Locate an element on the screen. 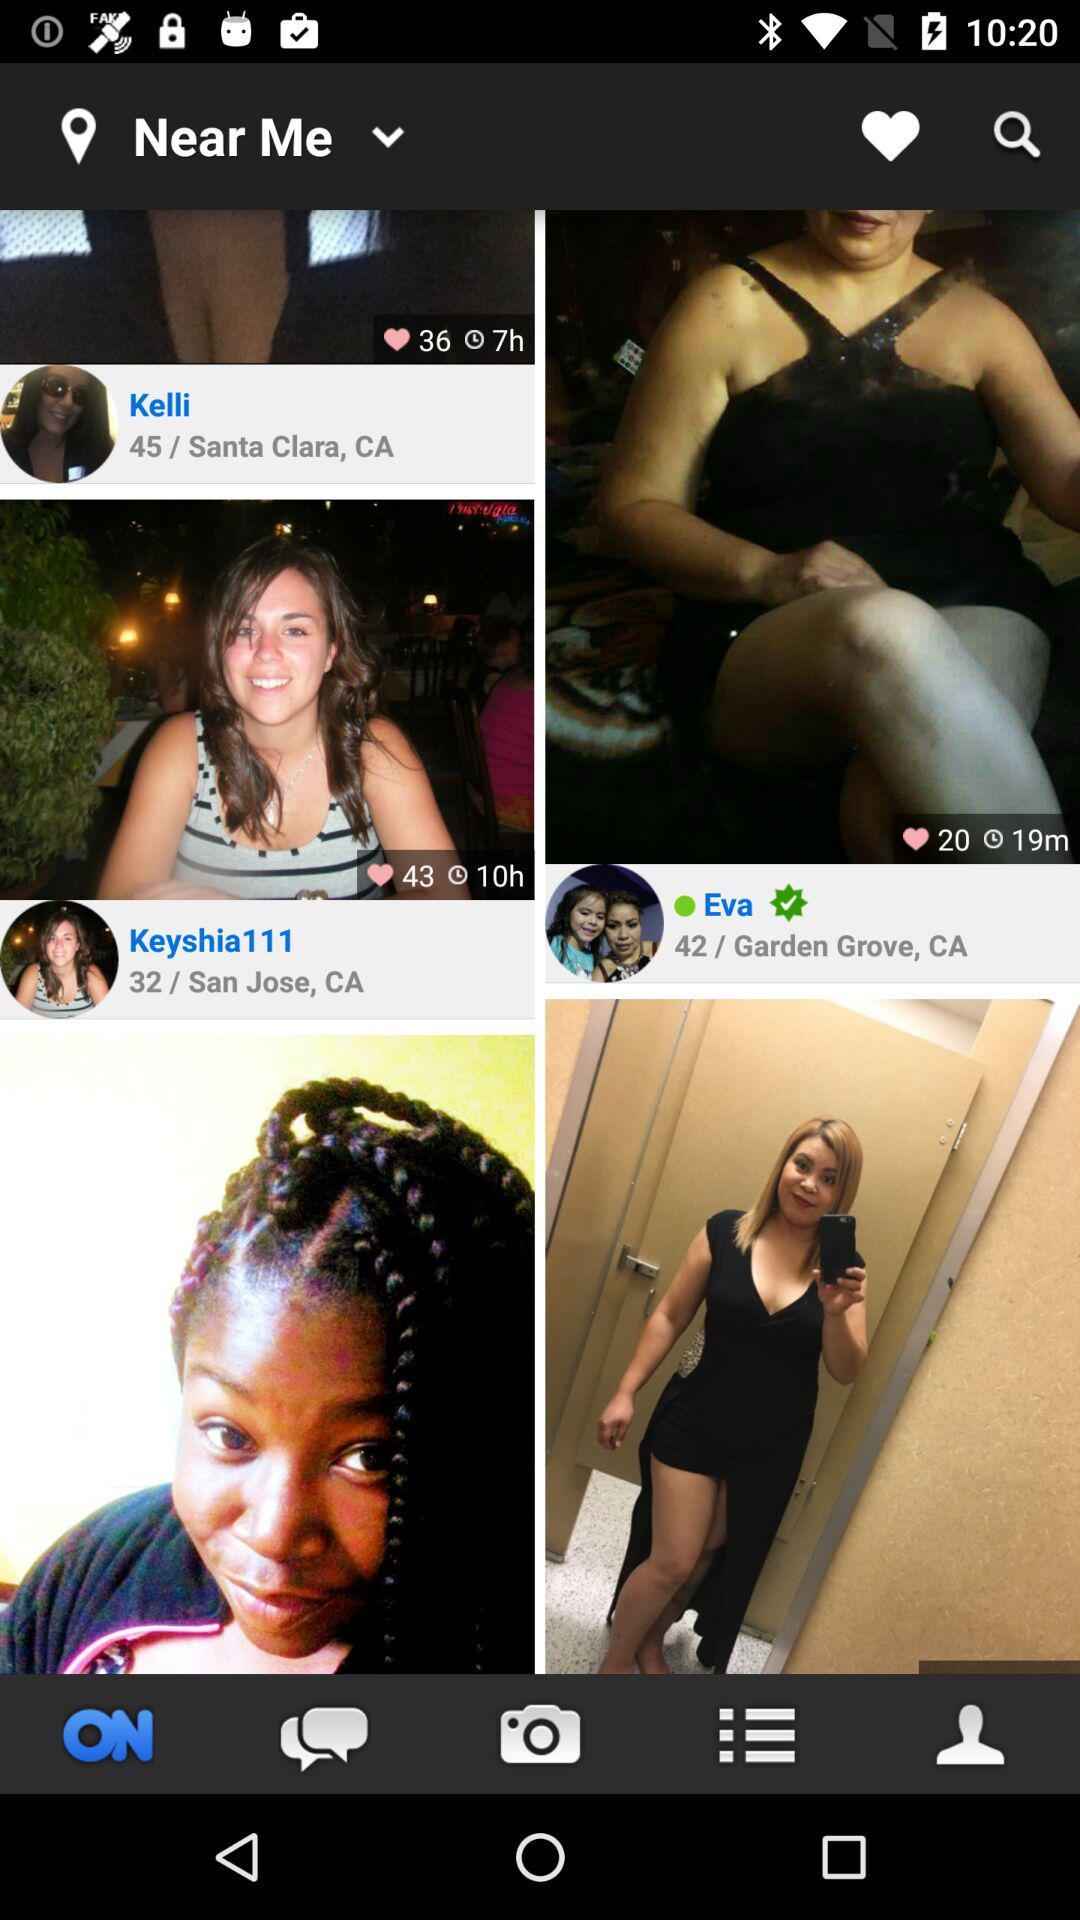 Image resolution: width=1080 pixels, height=1920 pixels. user profile is located at coordinates (58, 958).